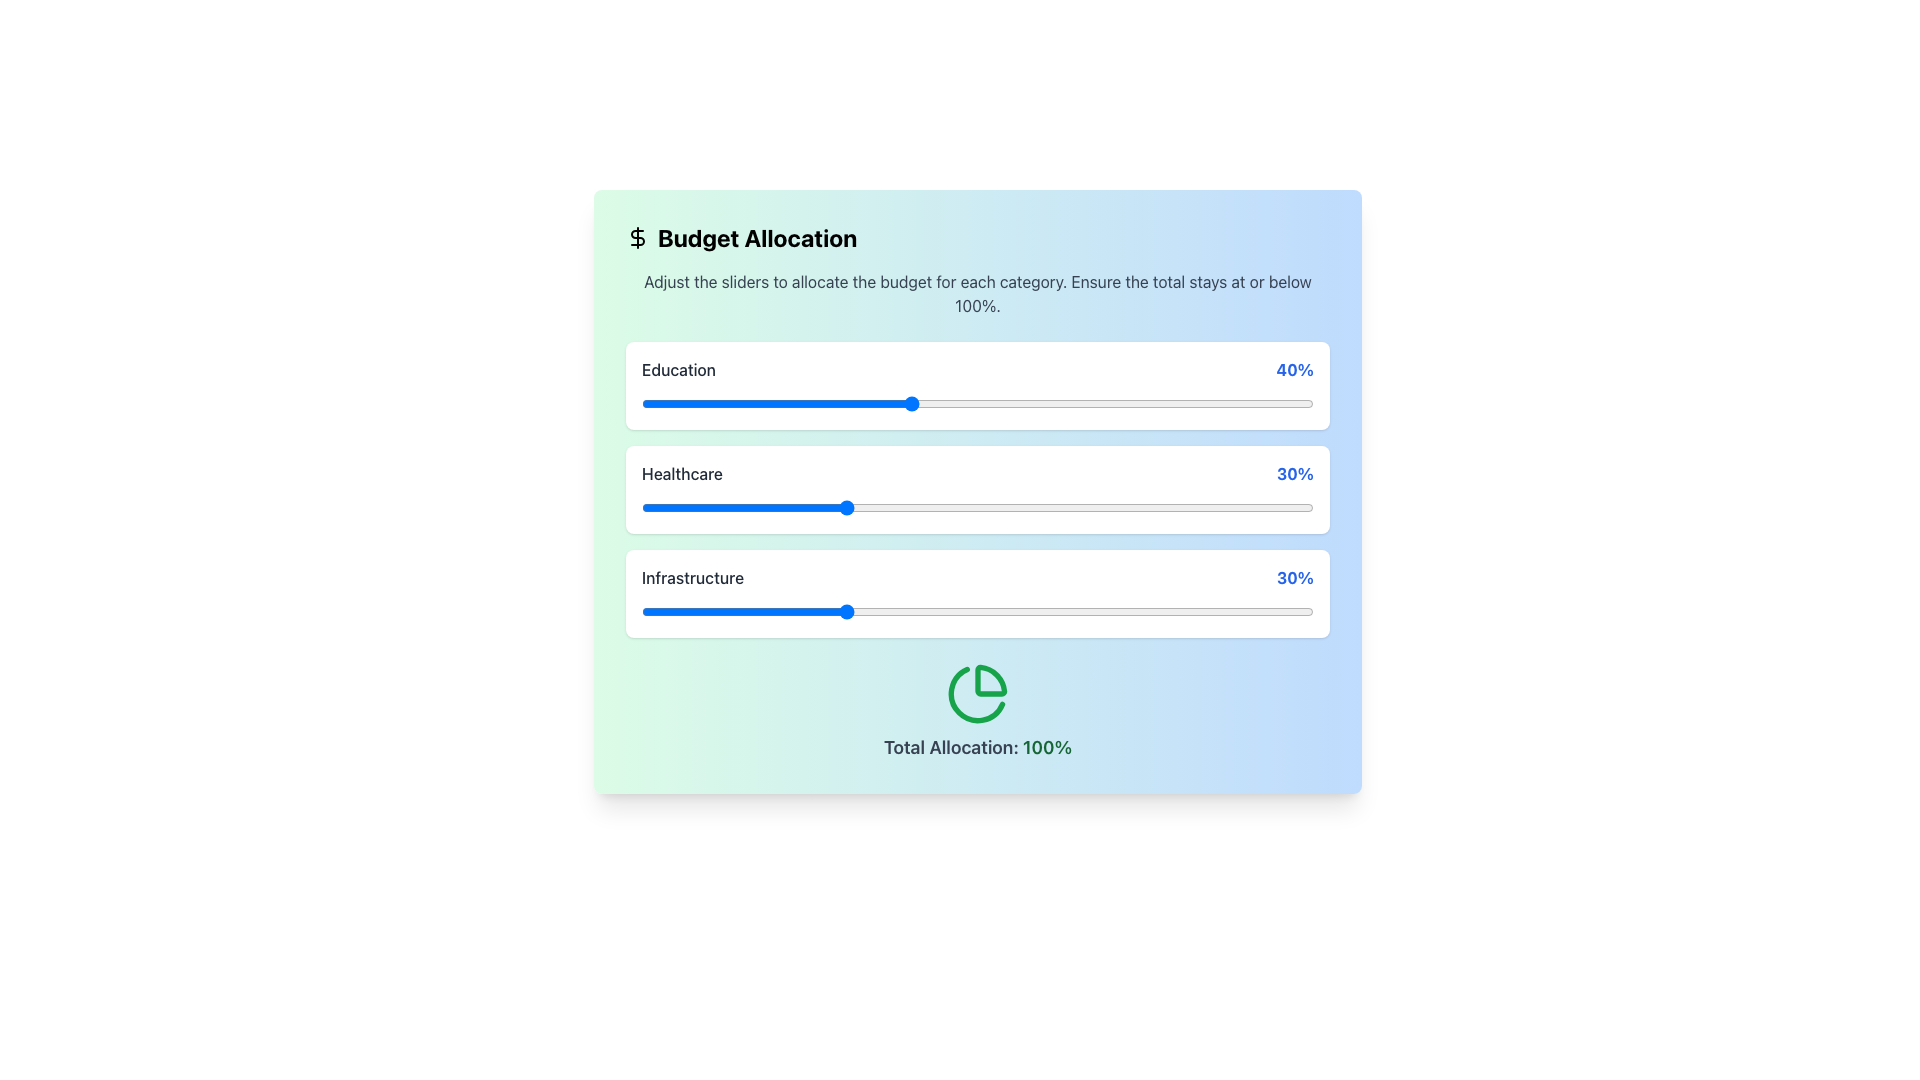 This screenshot has height=1080, width=1920. What do you see at coordinates (755, 404) in the screenshot?
I see `the budget allocation for Education` at bounding box center [755, 404].